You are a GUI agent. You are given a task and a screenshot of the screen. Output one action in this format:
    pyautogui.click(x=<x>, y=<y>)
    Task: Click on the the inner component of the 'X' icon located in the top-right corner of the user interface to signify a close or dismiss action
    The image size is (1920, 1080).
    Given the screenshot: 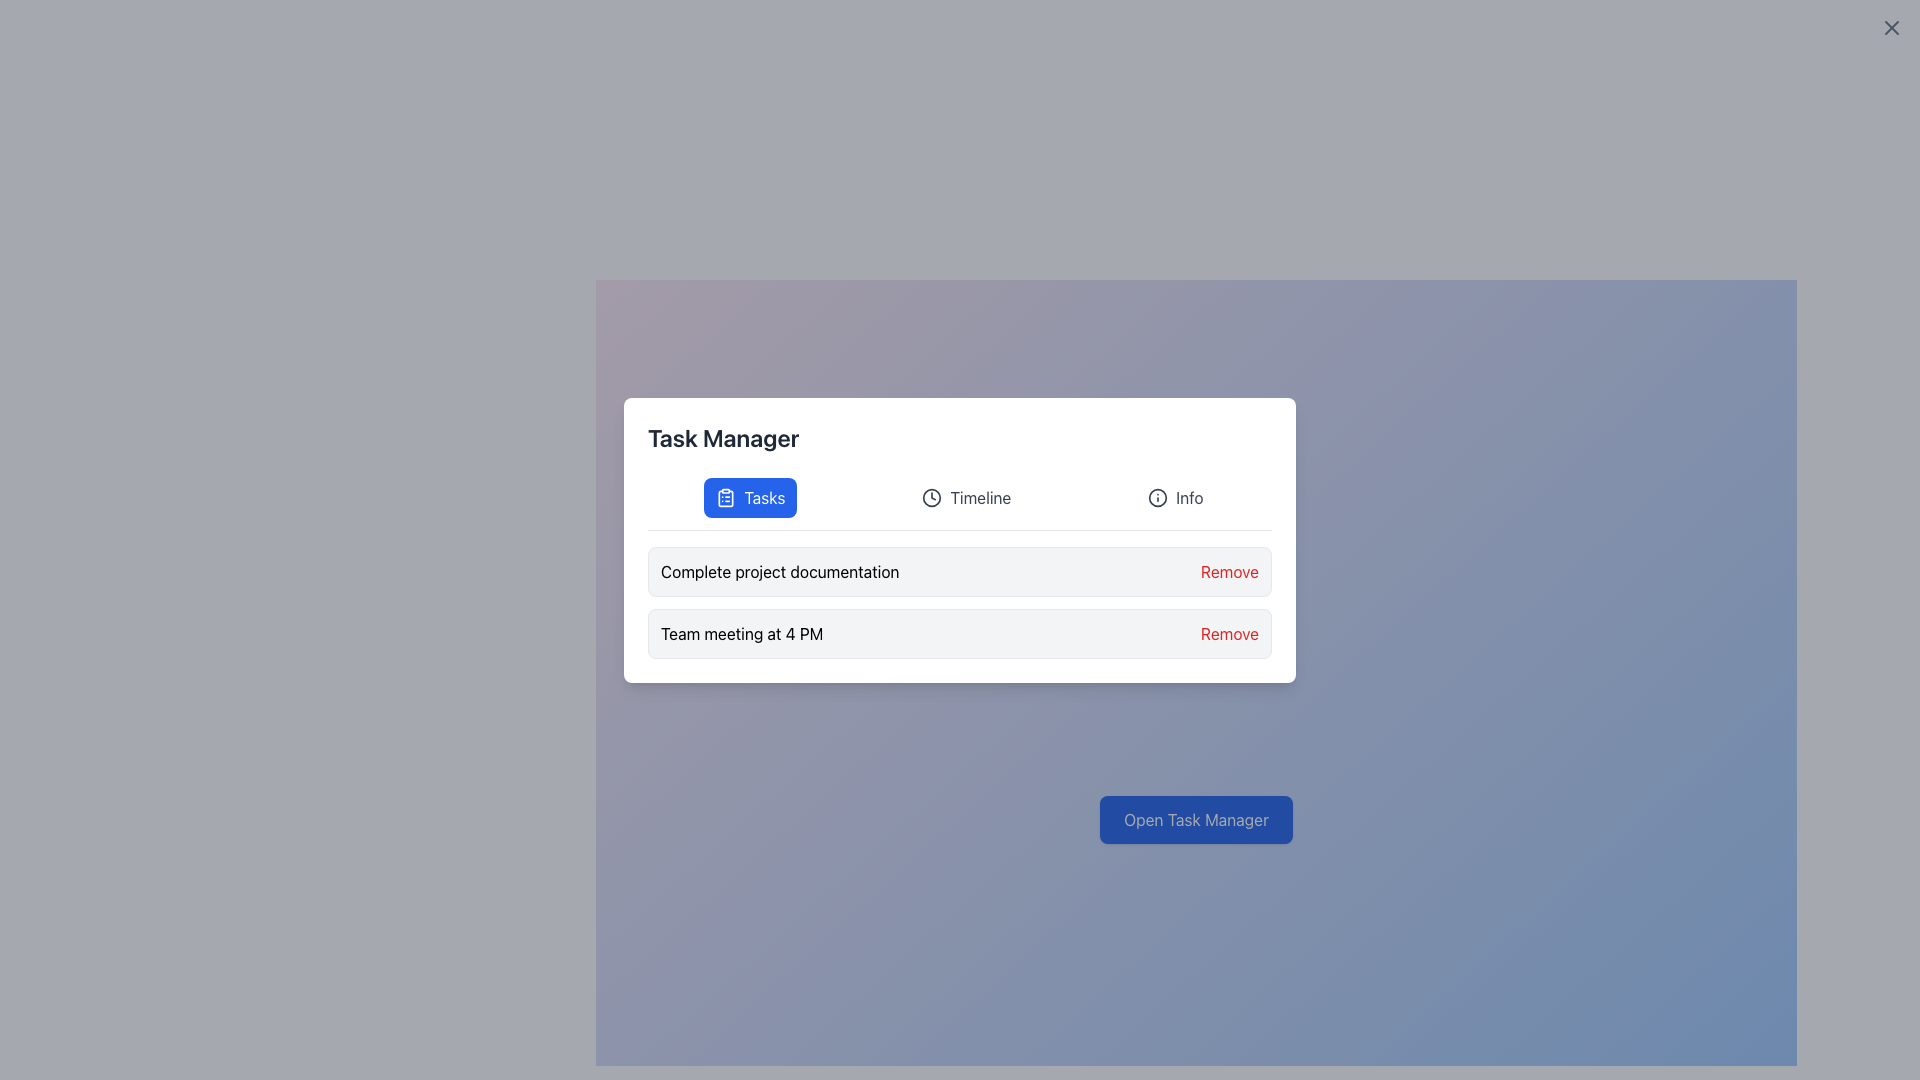 What is the action you would take?
    pyautogui.click(x=1890, y=27)
    